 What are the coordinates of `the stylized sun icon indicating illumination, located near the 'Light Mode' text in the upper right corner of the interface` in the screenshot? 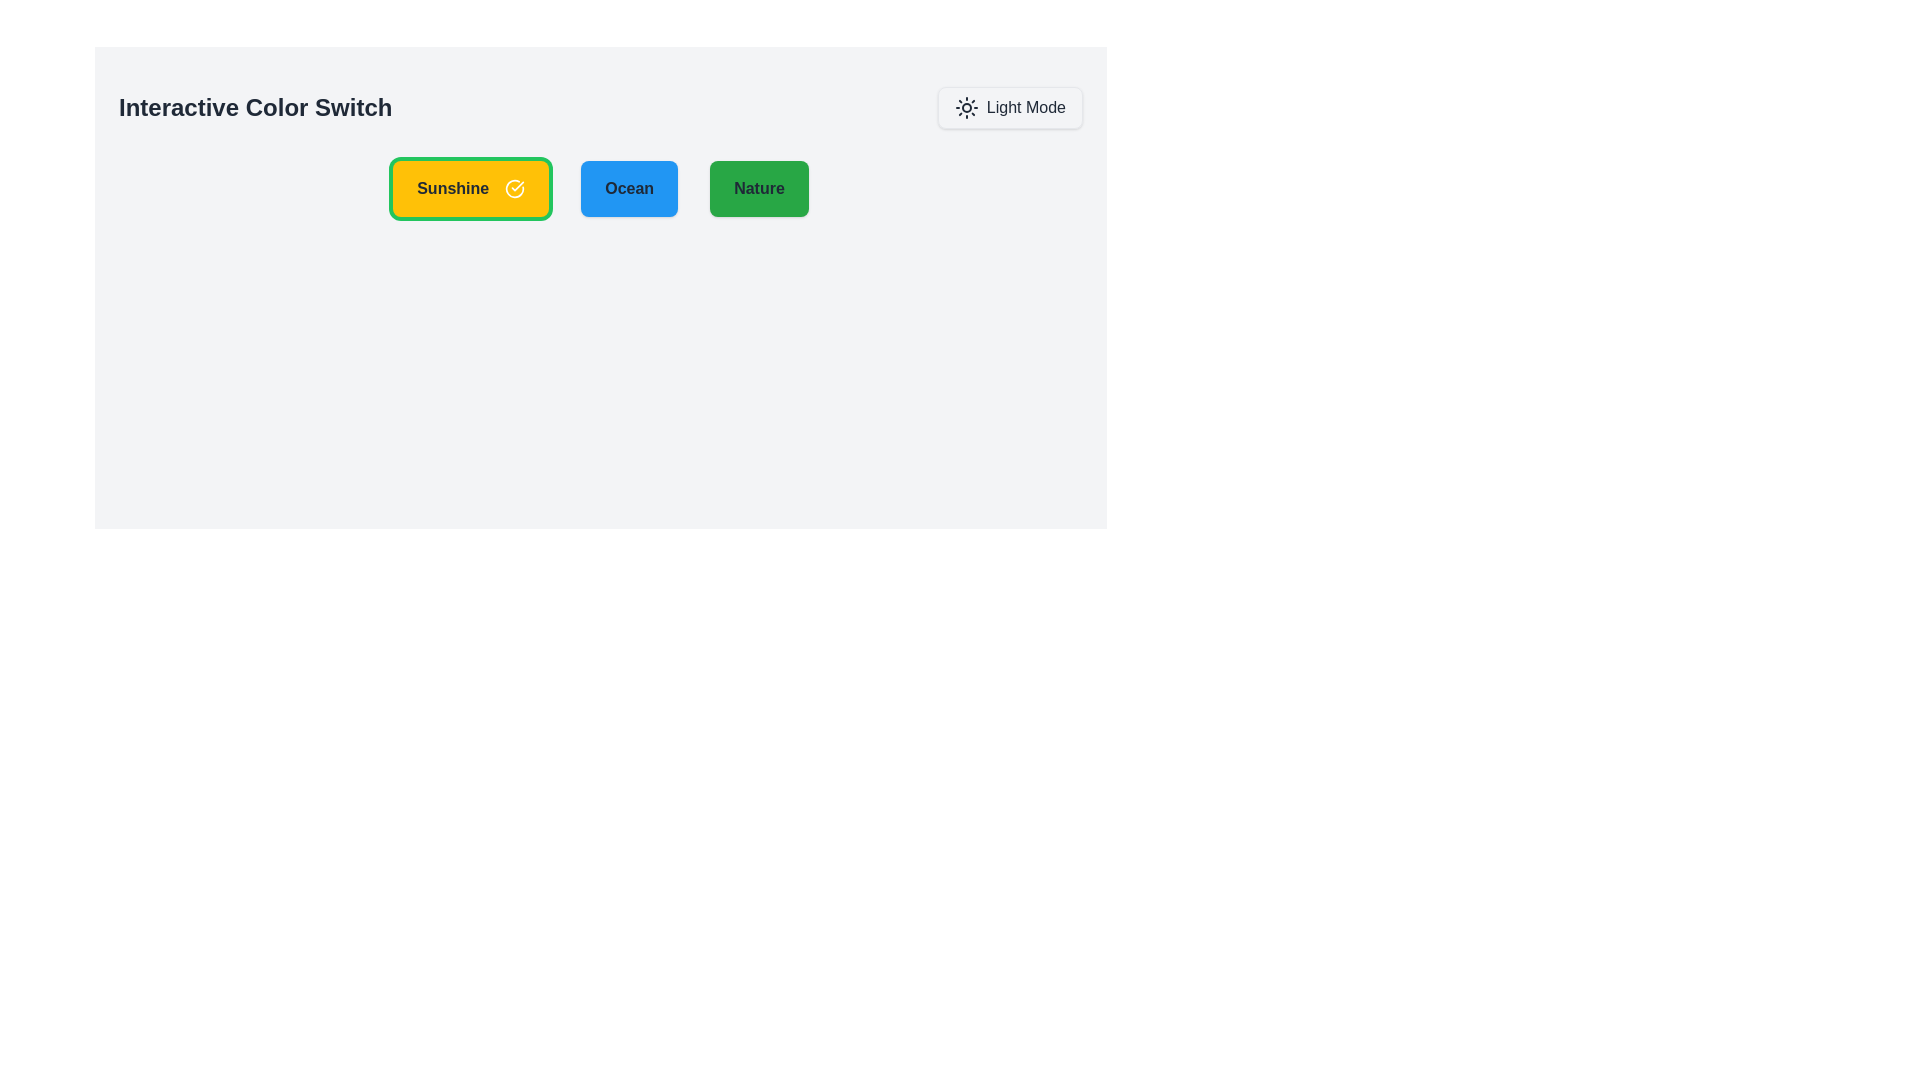 It's located at (966, 108).